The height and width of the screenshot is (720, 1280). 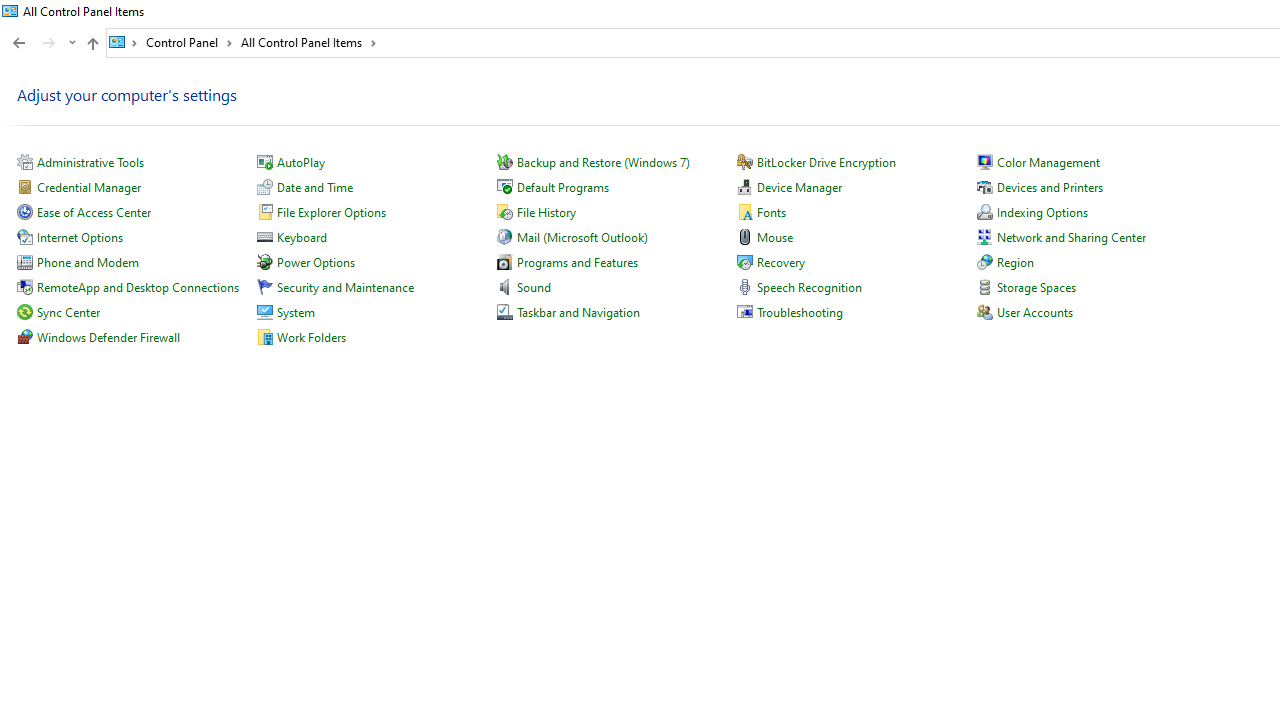 I want to click on 'Up to "Control Panel" (Alt + Up Arrow)', so click(x=91, y=43).